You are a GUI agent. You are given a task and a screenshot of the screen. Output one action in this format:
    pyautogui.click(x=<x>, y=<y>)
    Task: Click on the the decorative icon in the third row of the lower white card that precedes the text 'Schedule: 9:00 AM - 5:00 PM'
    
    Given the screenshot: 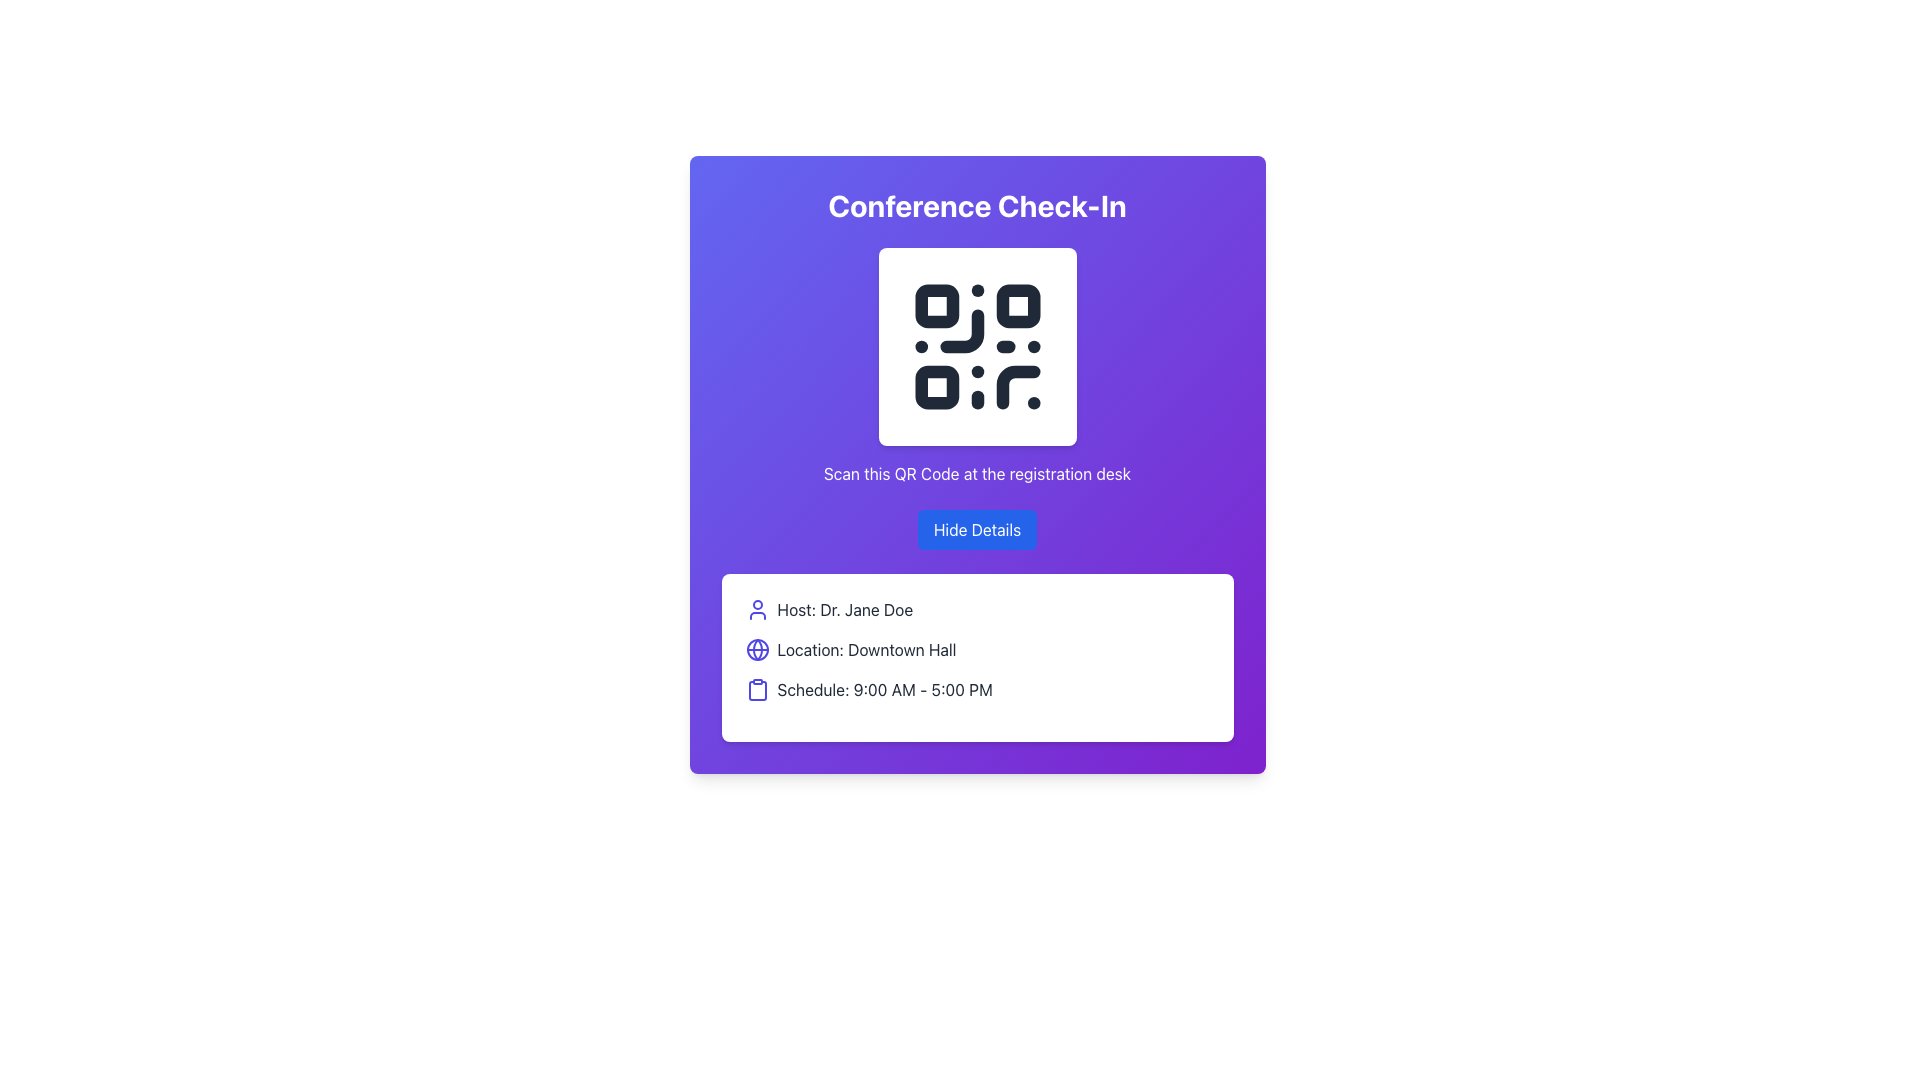 What is the action you would take?
    pyautogui.click(x=756, y=689)
    